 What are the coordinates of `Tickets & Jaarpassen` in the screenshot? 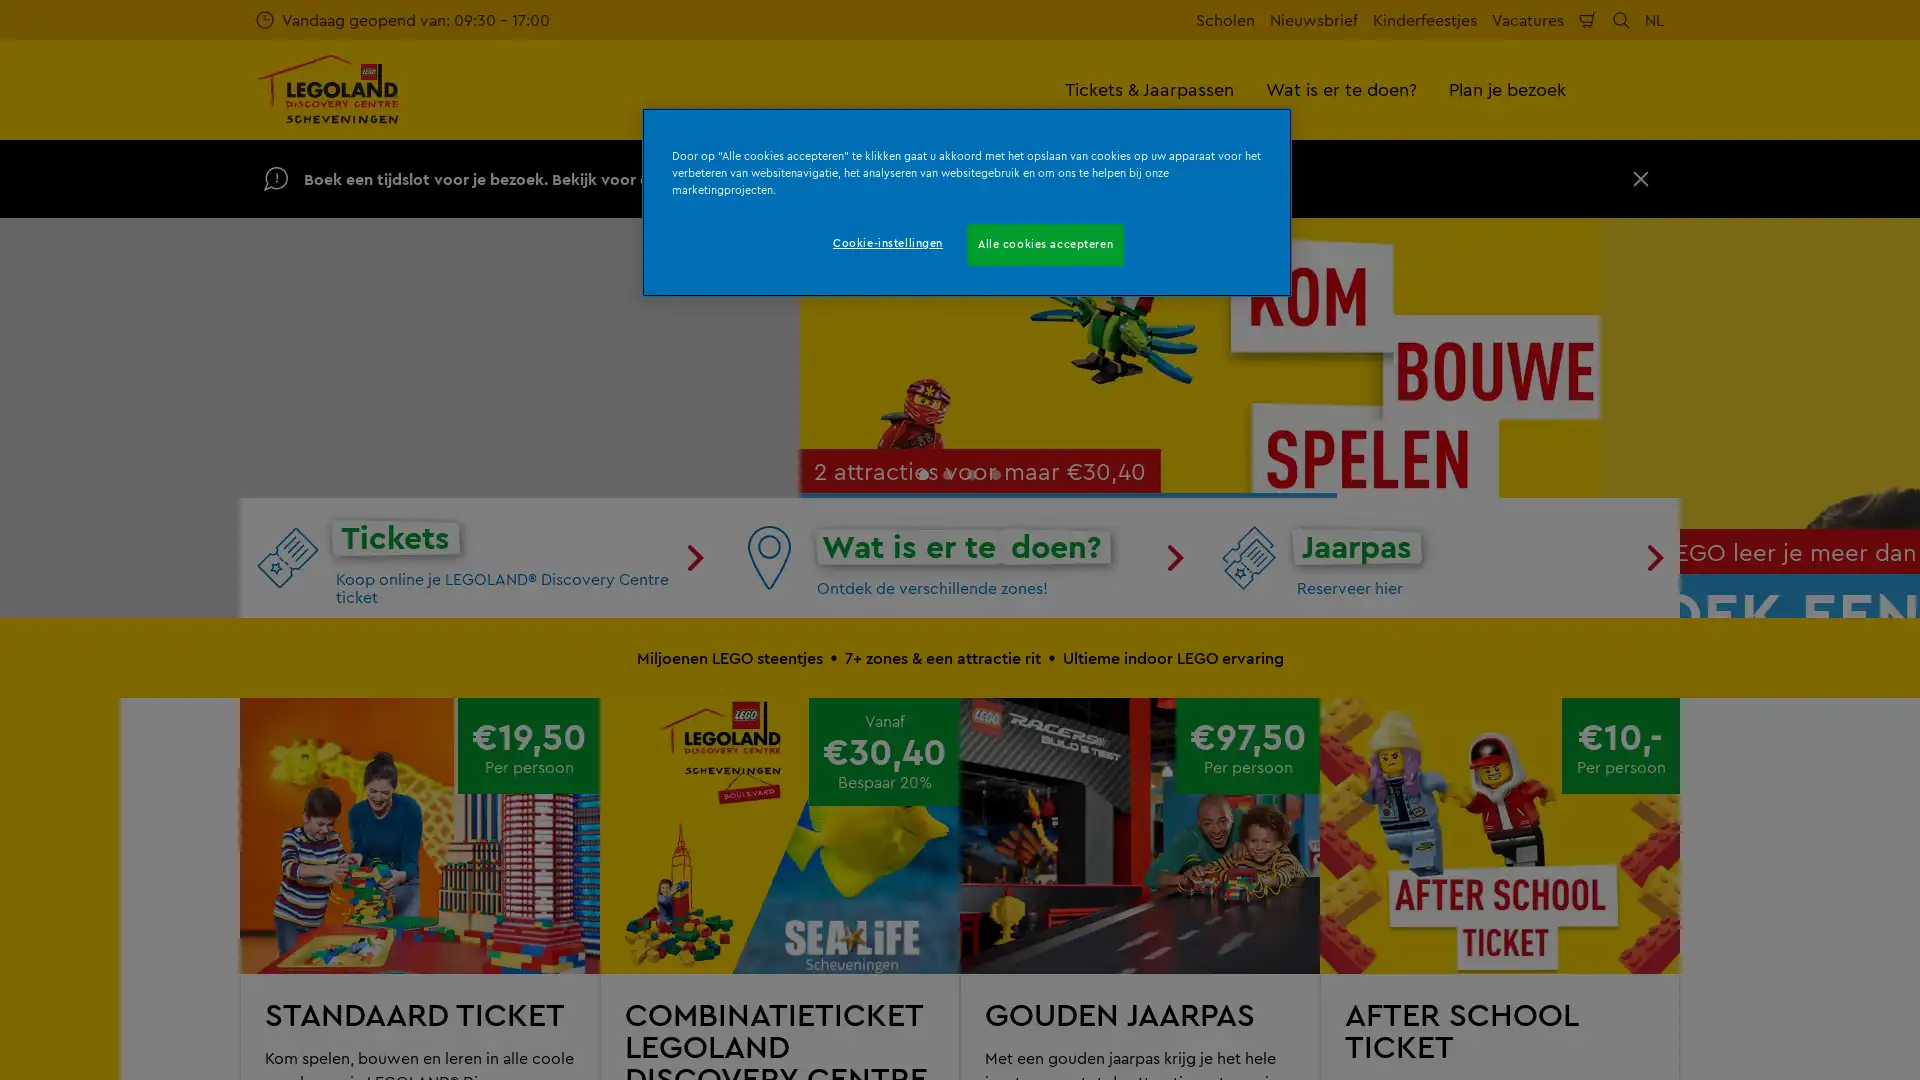 It's located at (1149, 88).